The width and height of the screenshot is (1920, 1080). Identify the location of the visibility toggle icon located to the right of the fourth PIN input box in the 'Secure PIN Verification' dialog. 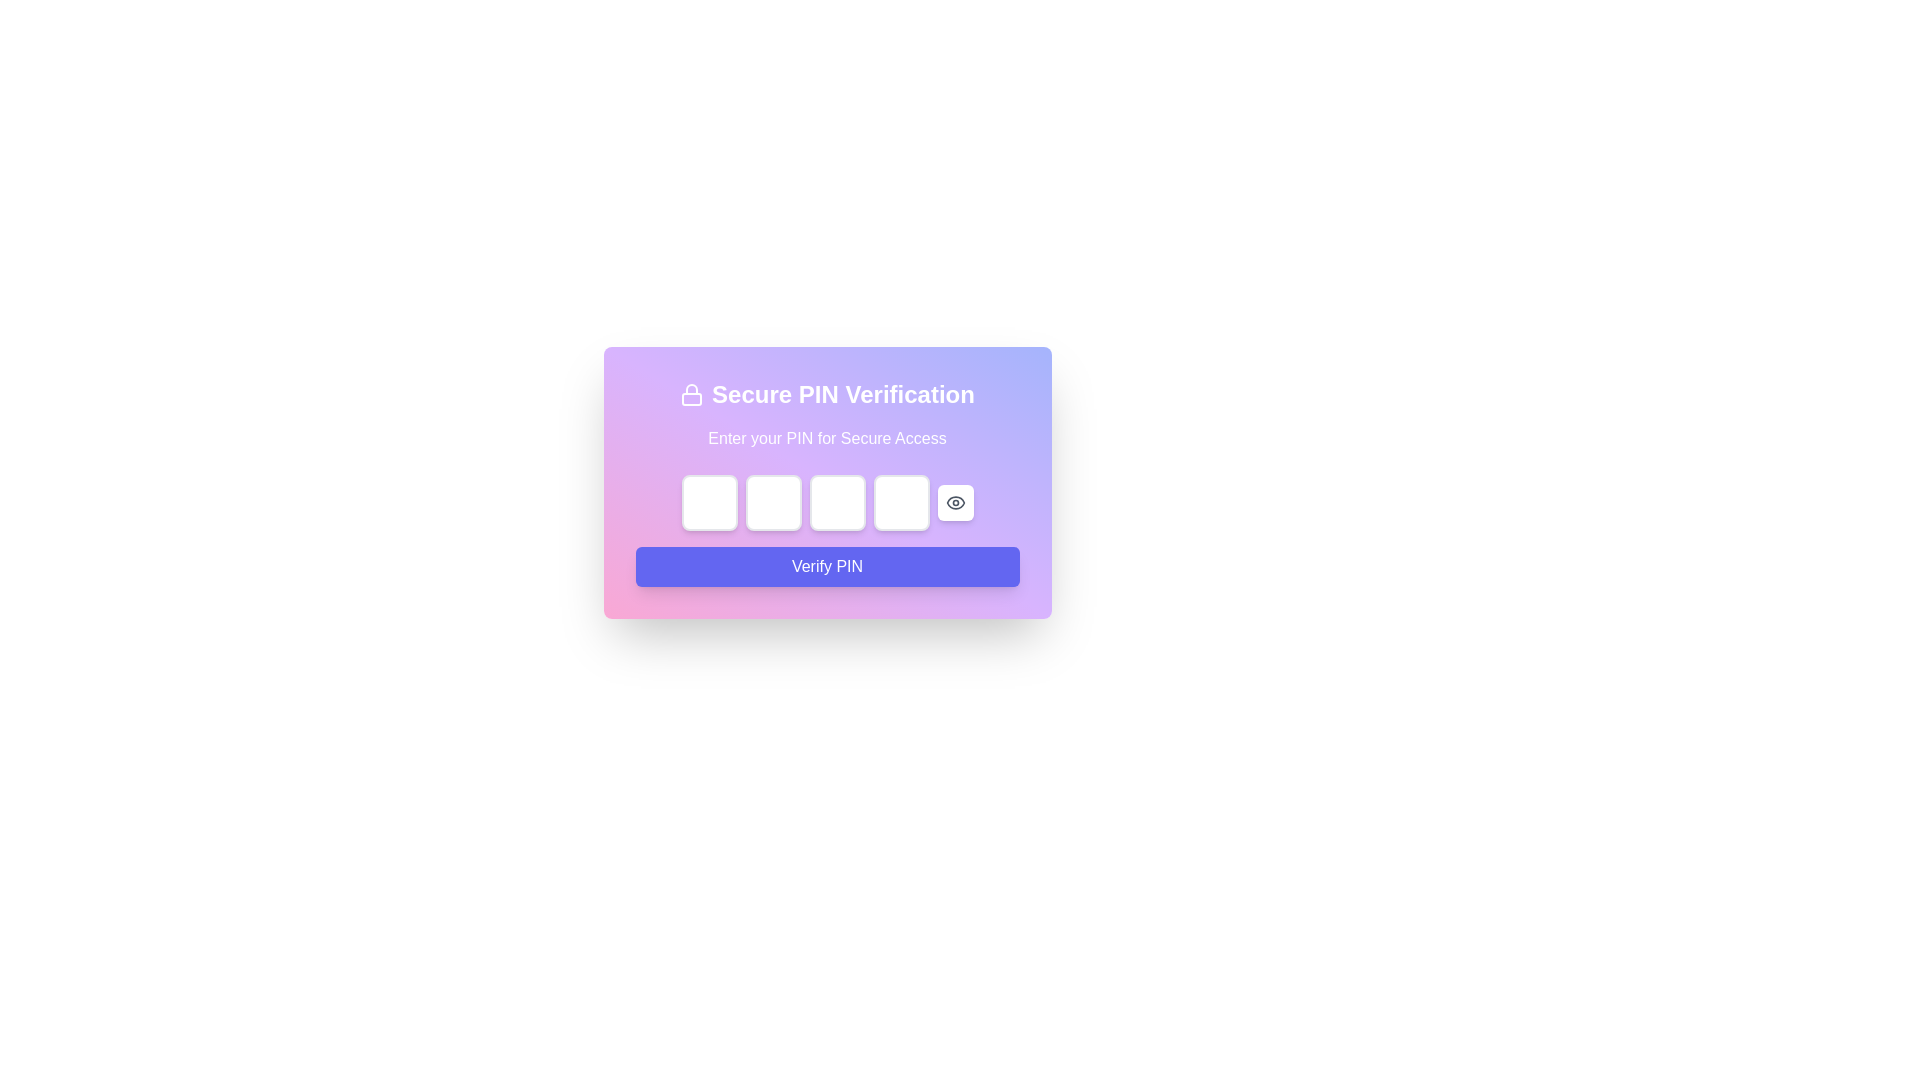
(954, 501).